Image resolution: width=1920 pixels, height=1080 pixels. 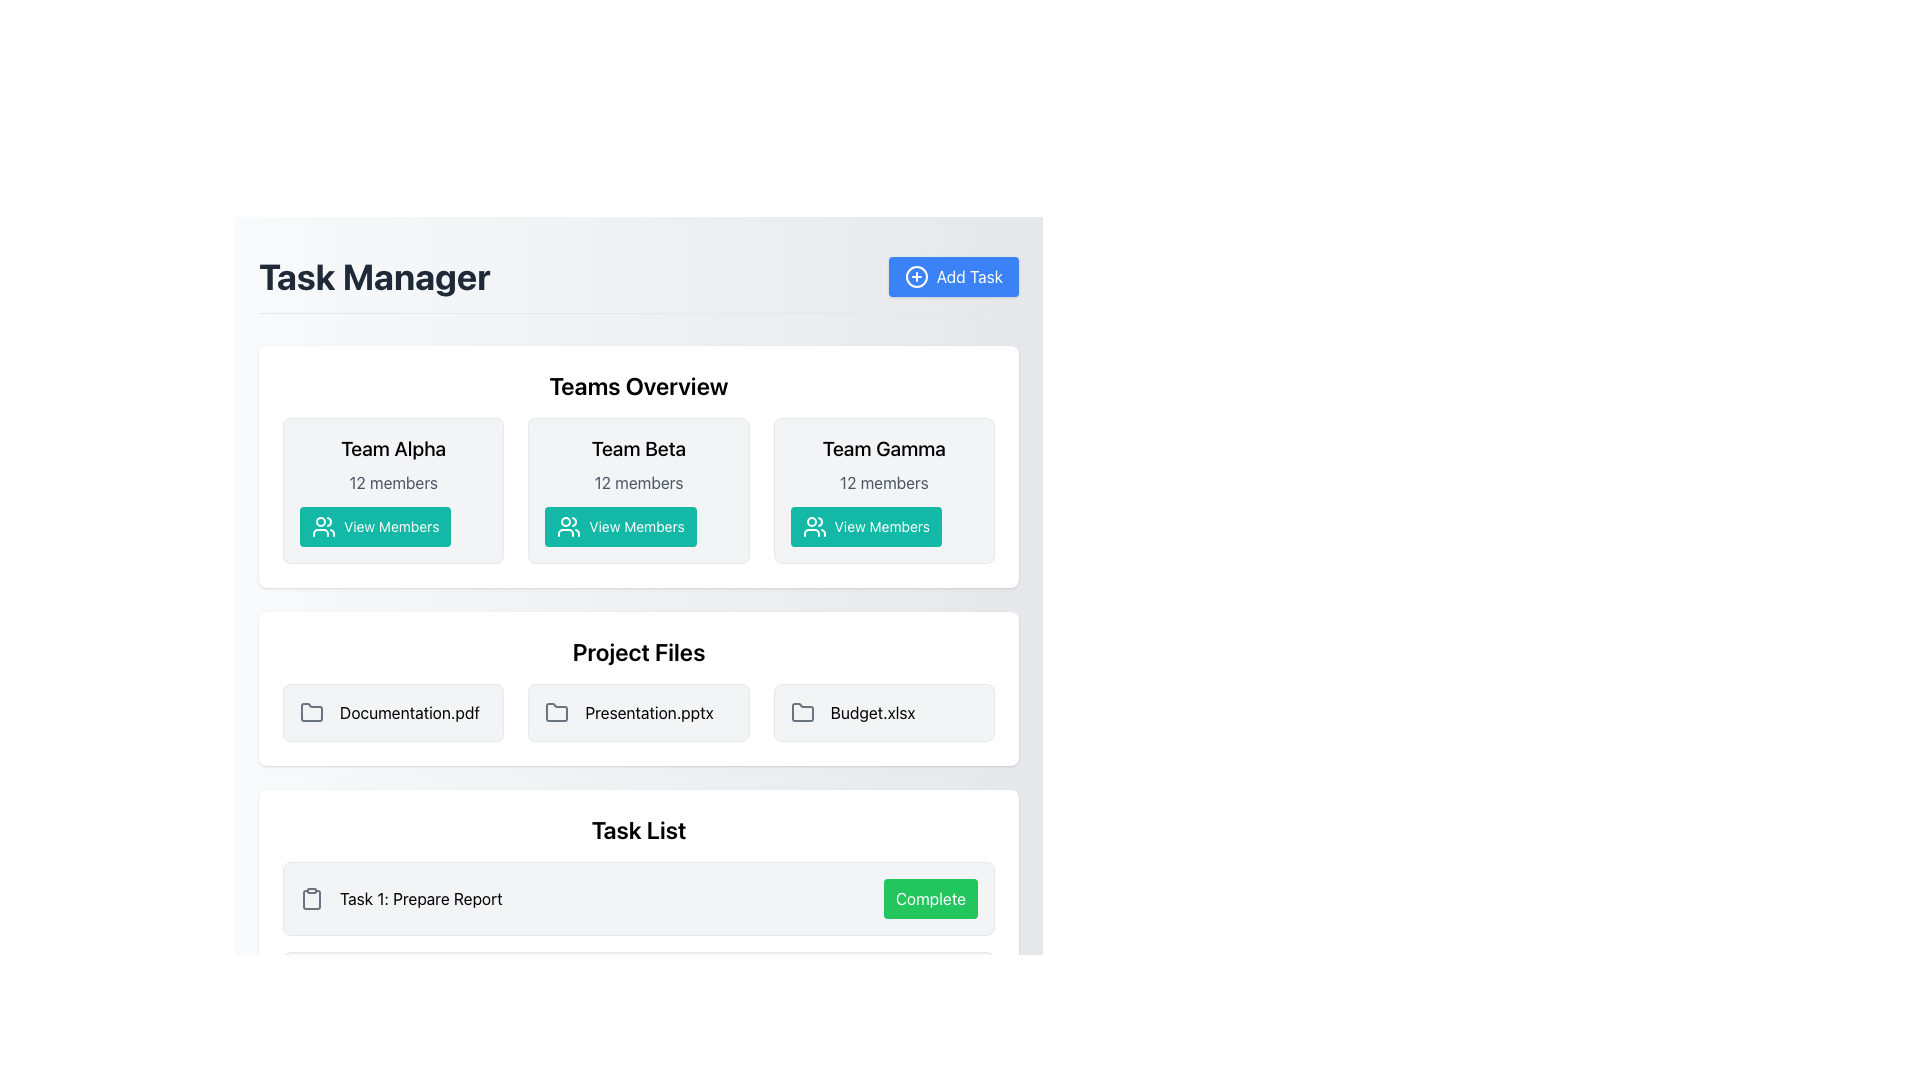 What do you see at coordinates (400, 897) in the screenshot?
I see `the text label displaying the title of a task located in the 'Task List' section, adjacent to the clipboard icon` at bounding box center [400, 897].